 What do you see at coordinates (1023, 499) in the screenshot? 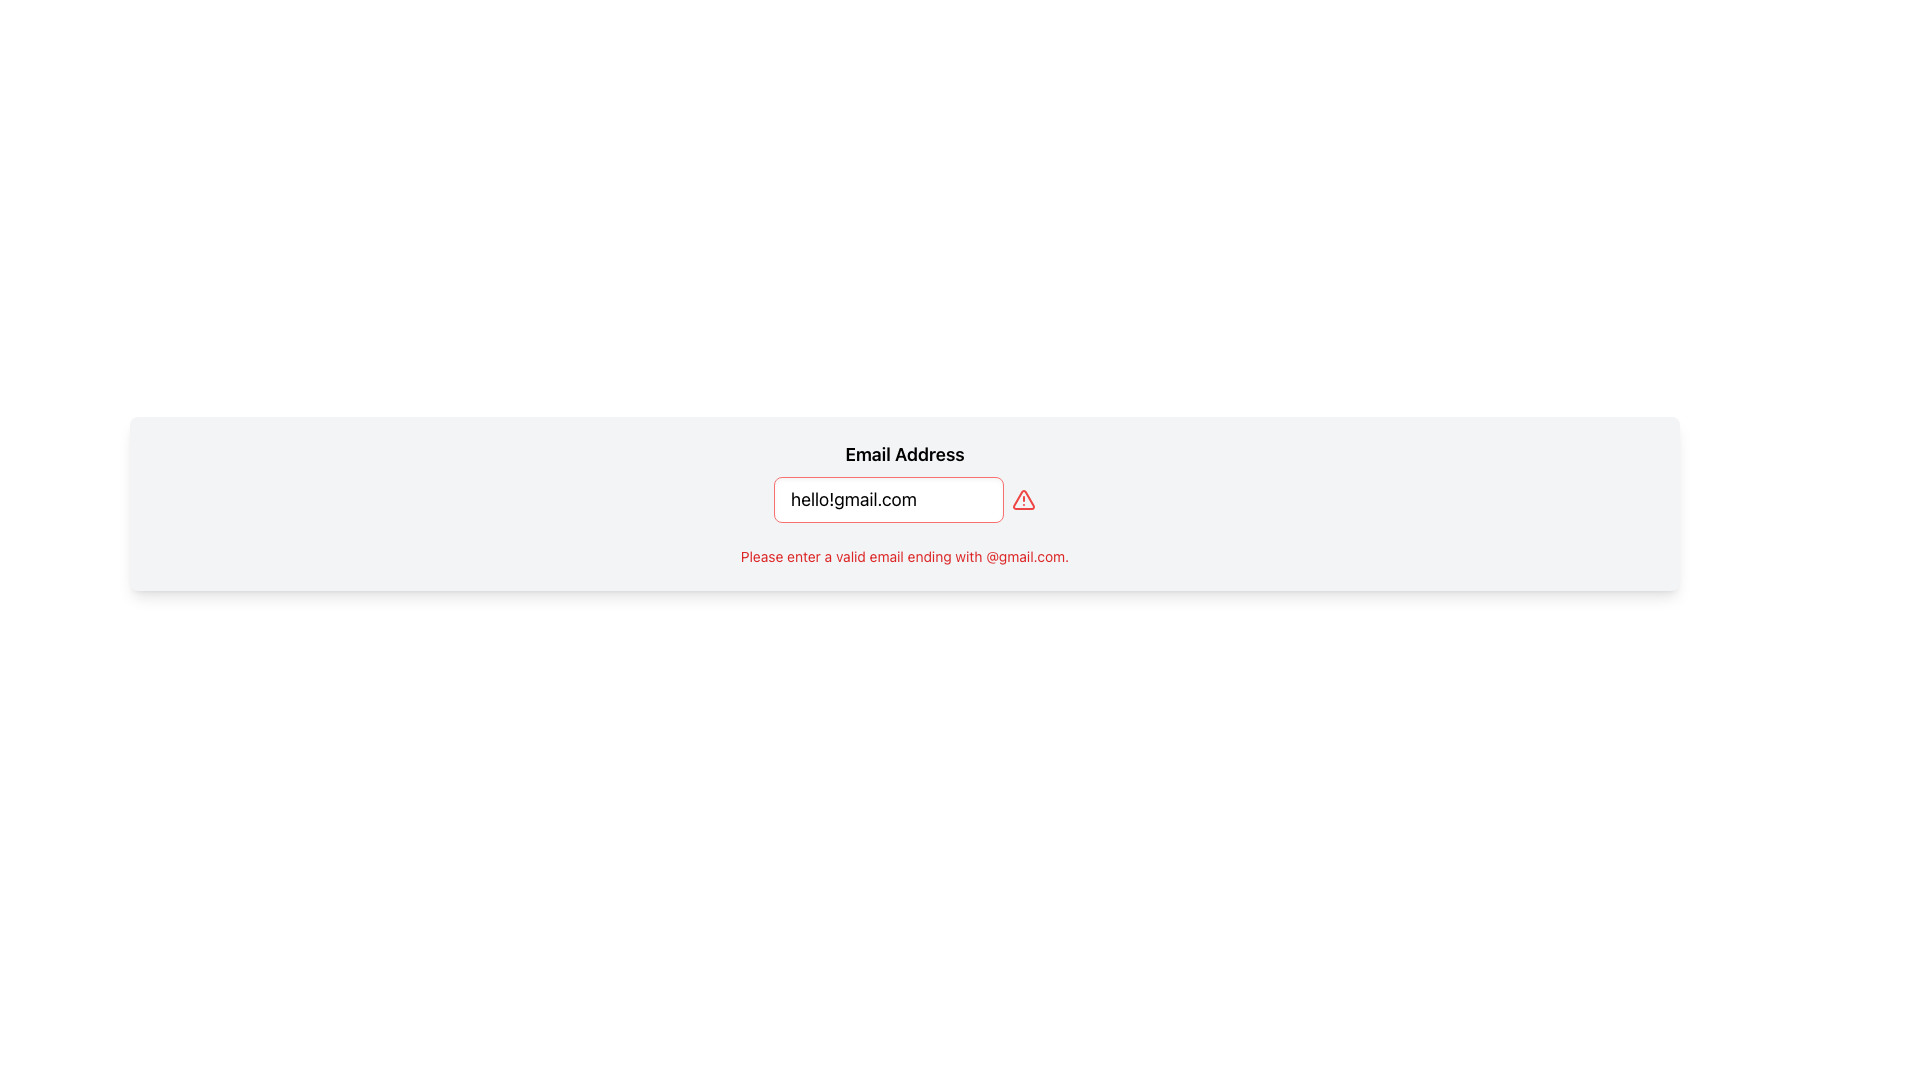
I see `the error alert icon indicating an issue with the email address, located to the right of the text input field and slightly above the error message text` at bounding box center [1023, 499].